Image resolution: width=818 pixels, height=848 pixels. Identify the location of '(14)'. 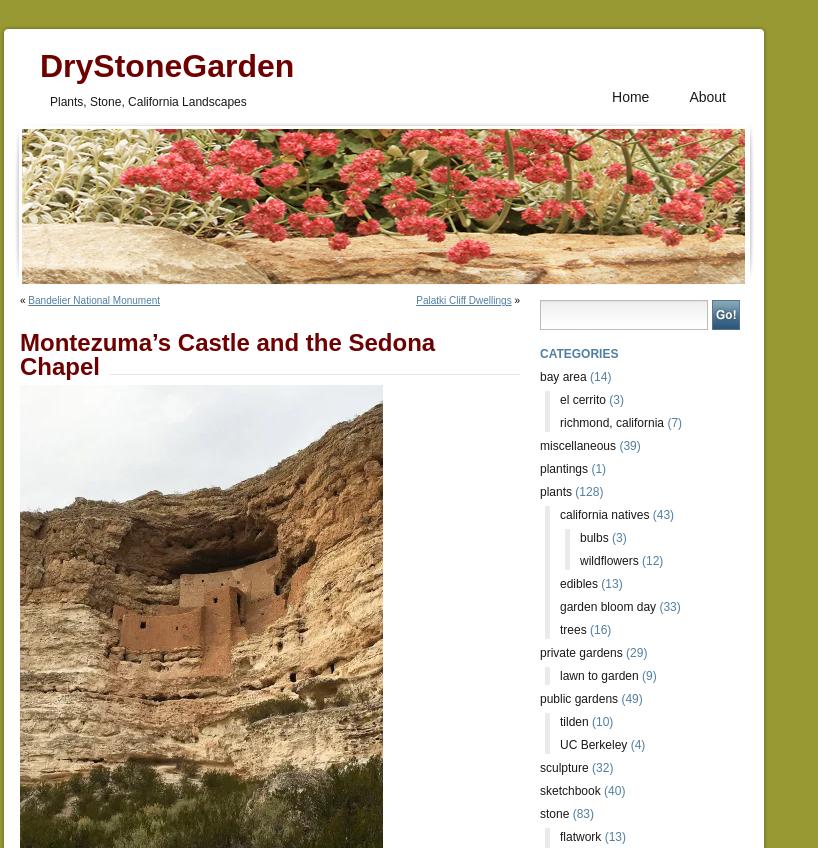
(597, 377).